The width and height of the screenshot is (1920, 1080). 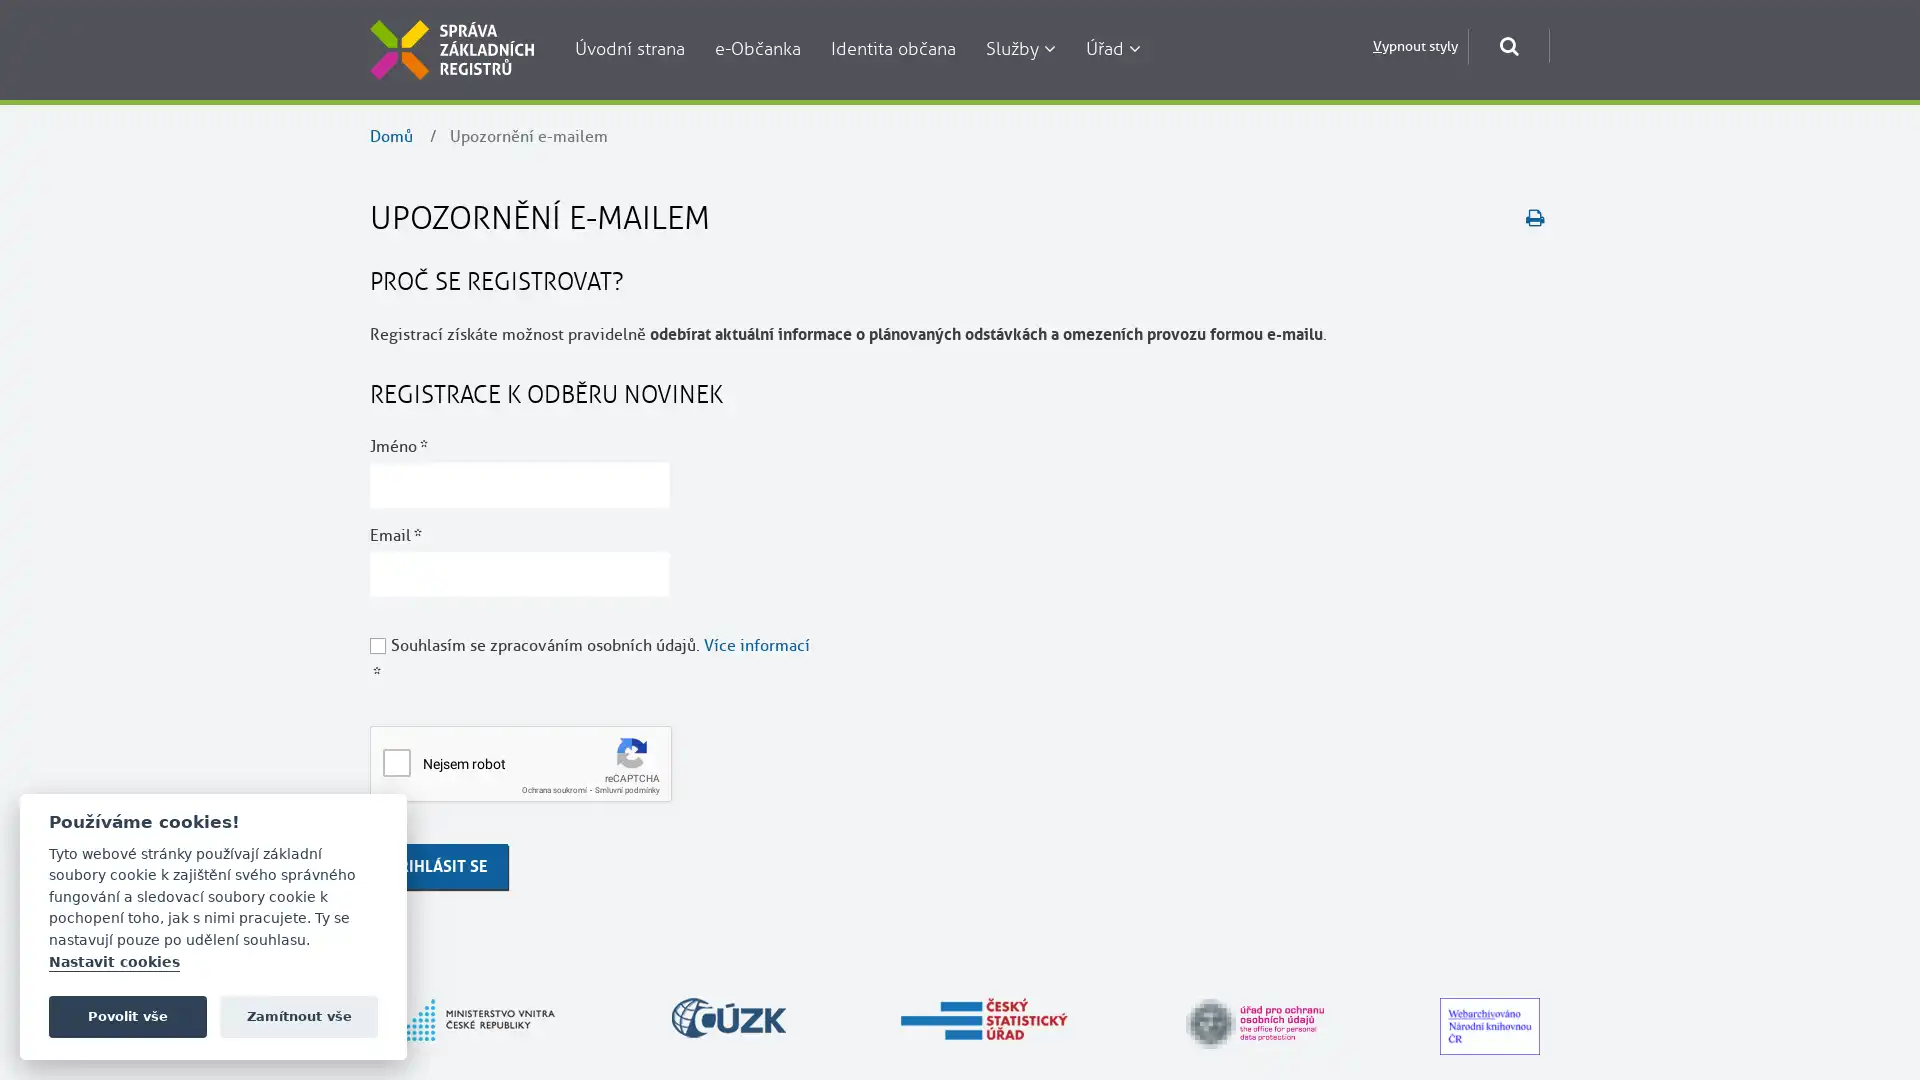 I want to click on Zamitnout vse, so click(x=297, y=1015).